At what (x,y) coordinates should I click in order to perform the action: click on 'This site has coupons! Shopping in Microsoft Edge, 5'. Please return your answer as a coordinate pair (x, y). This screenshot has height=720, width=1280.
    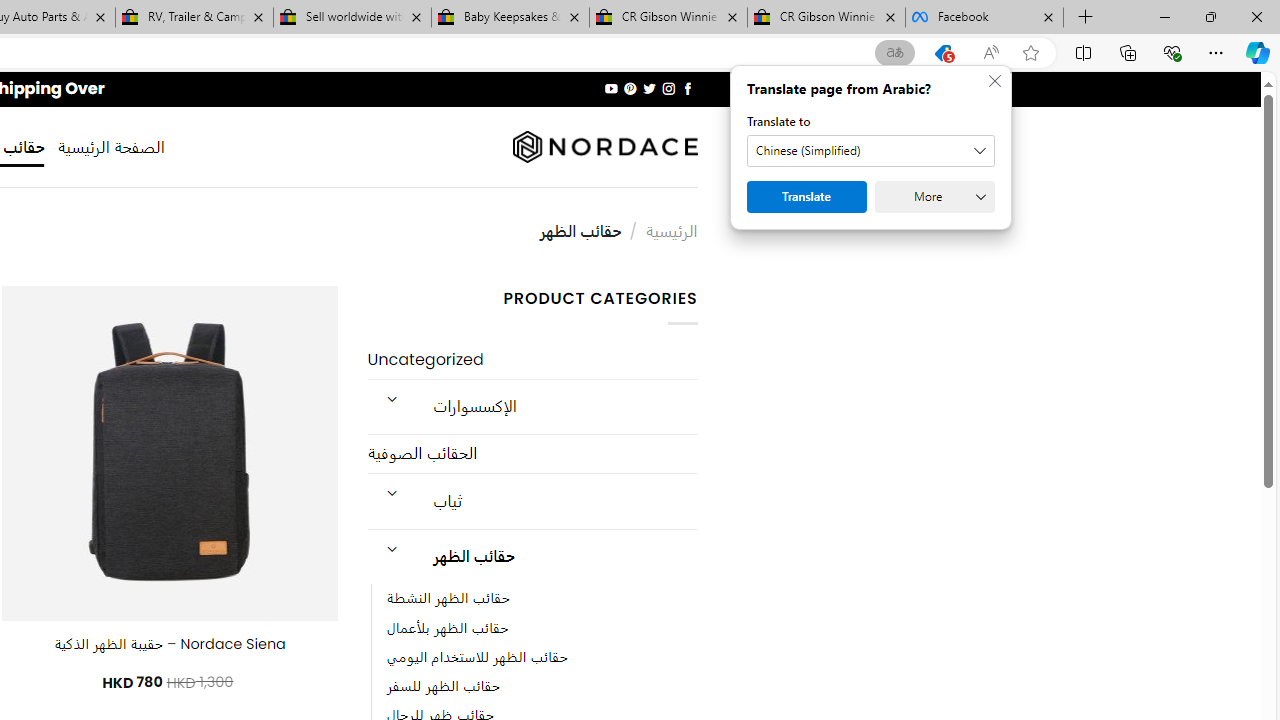
    Looking at the image, I should click on (942, 52).